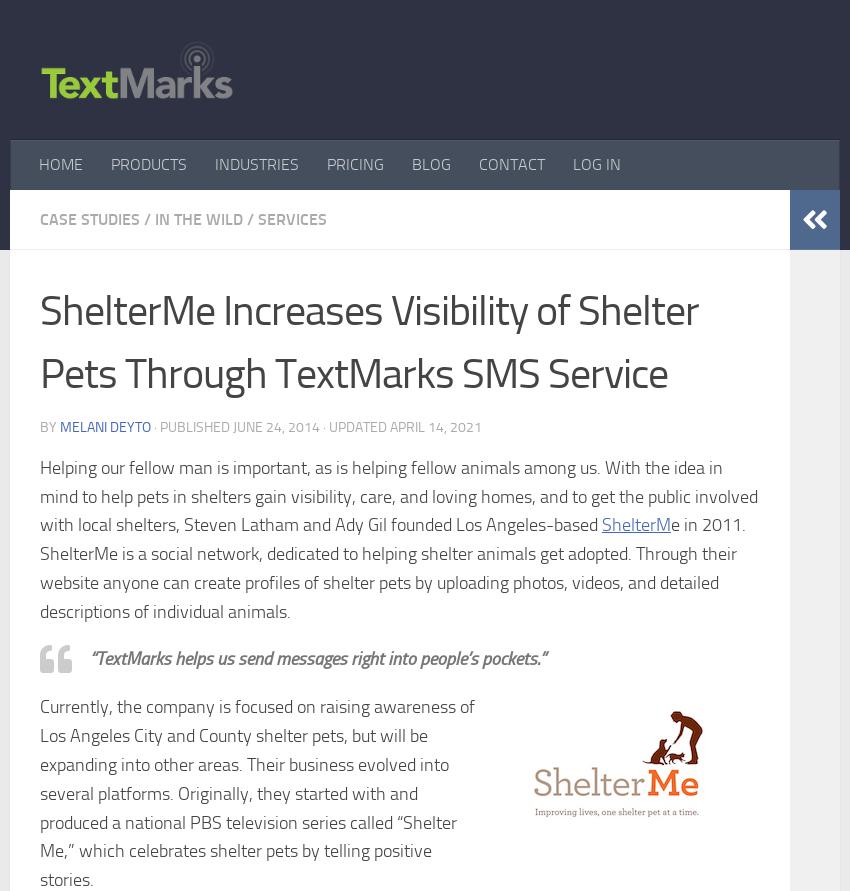 The height and width of the screenshot is (891, 850). What do you see at coordinates (291, 218) in the screenshot?
I see `'Services'` at bounding box center [291, 218].